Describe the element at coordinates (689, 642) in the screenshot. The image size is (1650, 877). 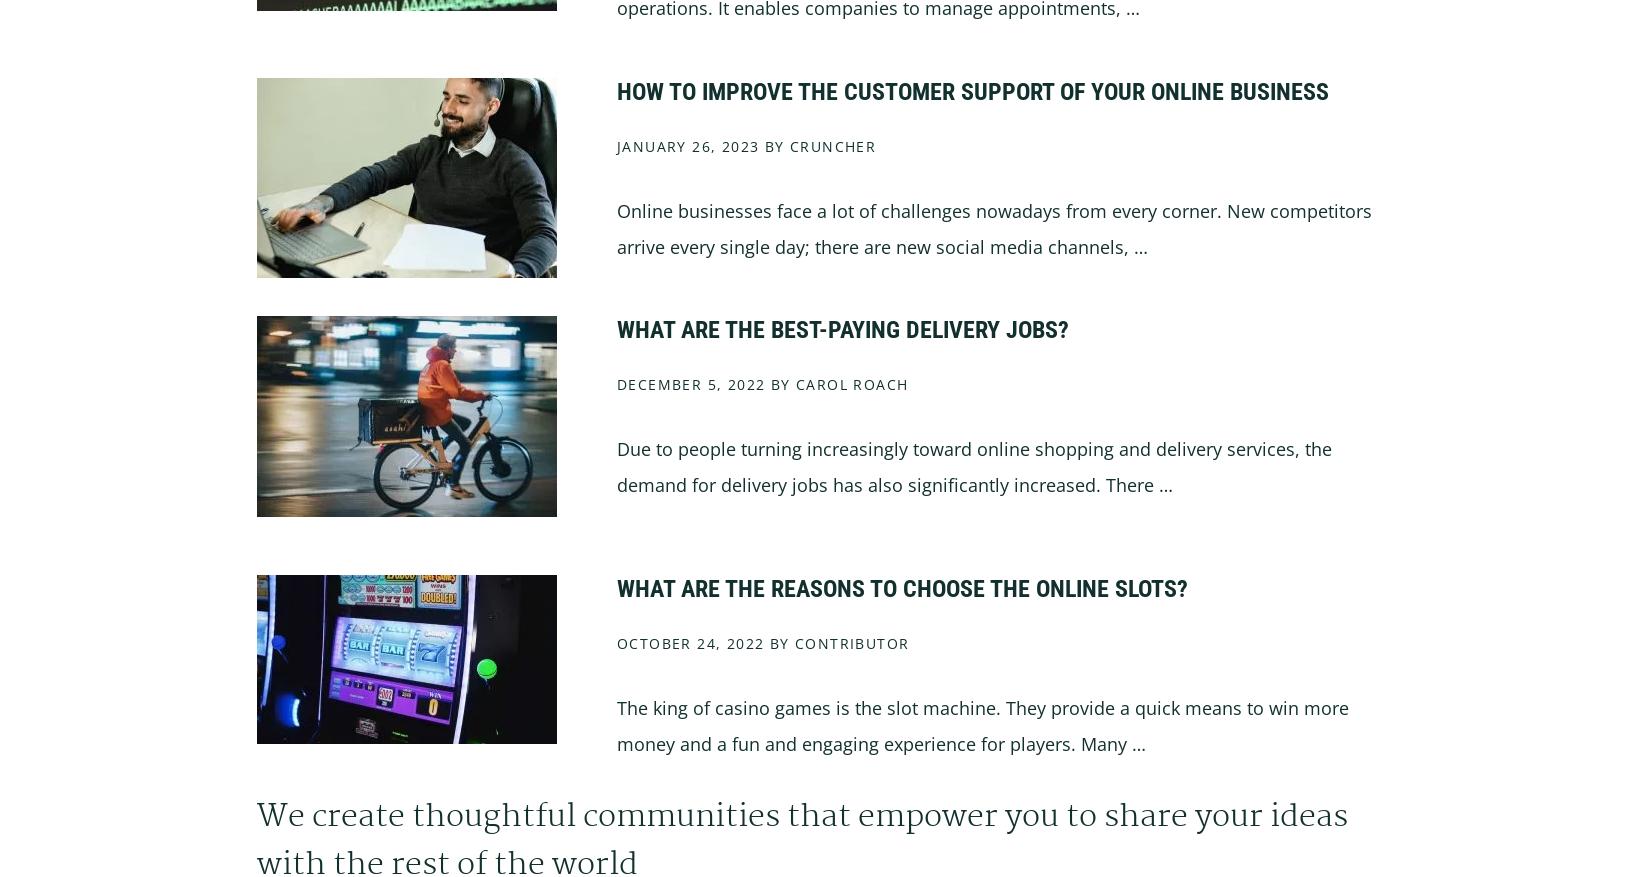
I see `'October 24, 2022'` at that location.